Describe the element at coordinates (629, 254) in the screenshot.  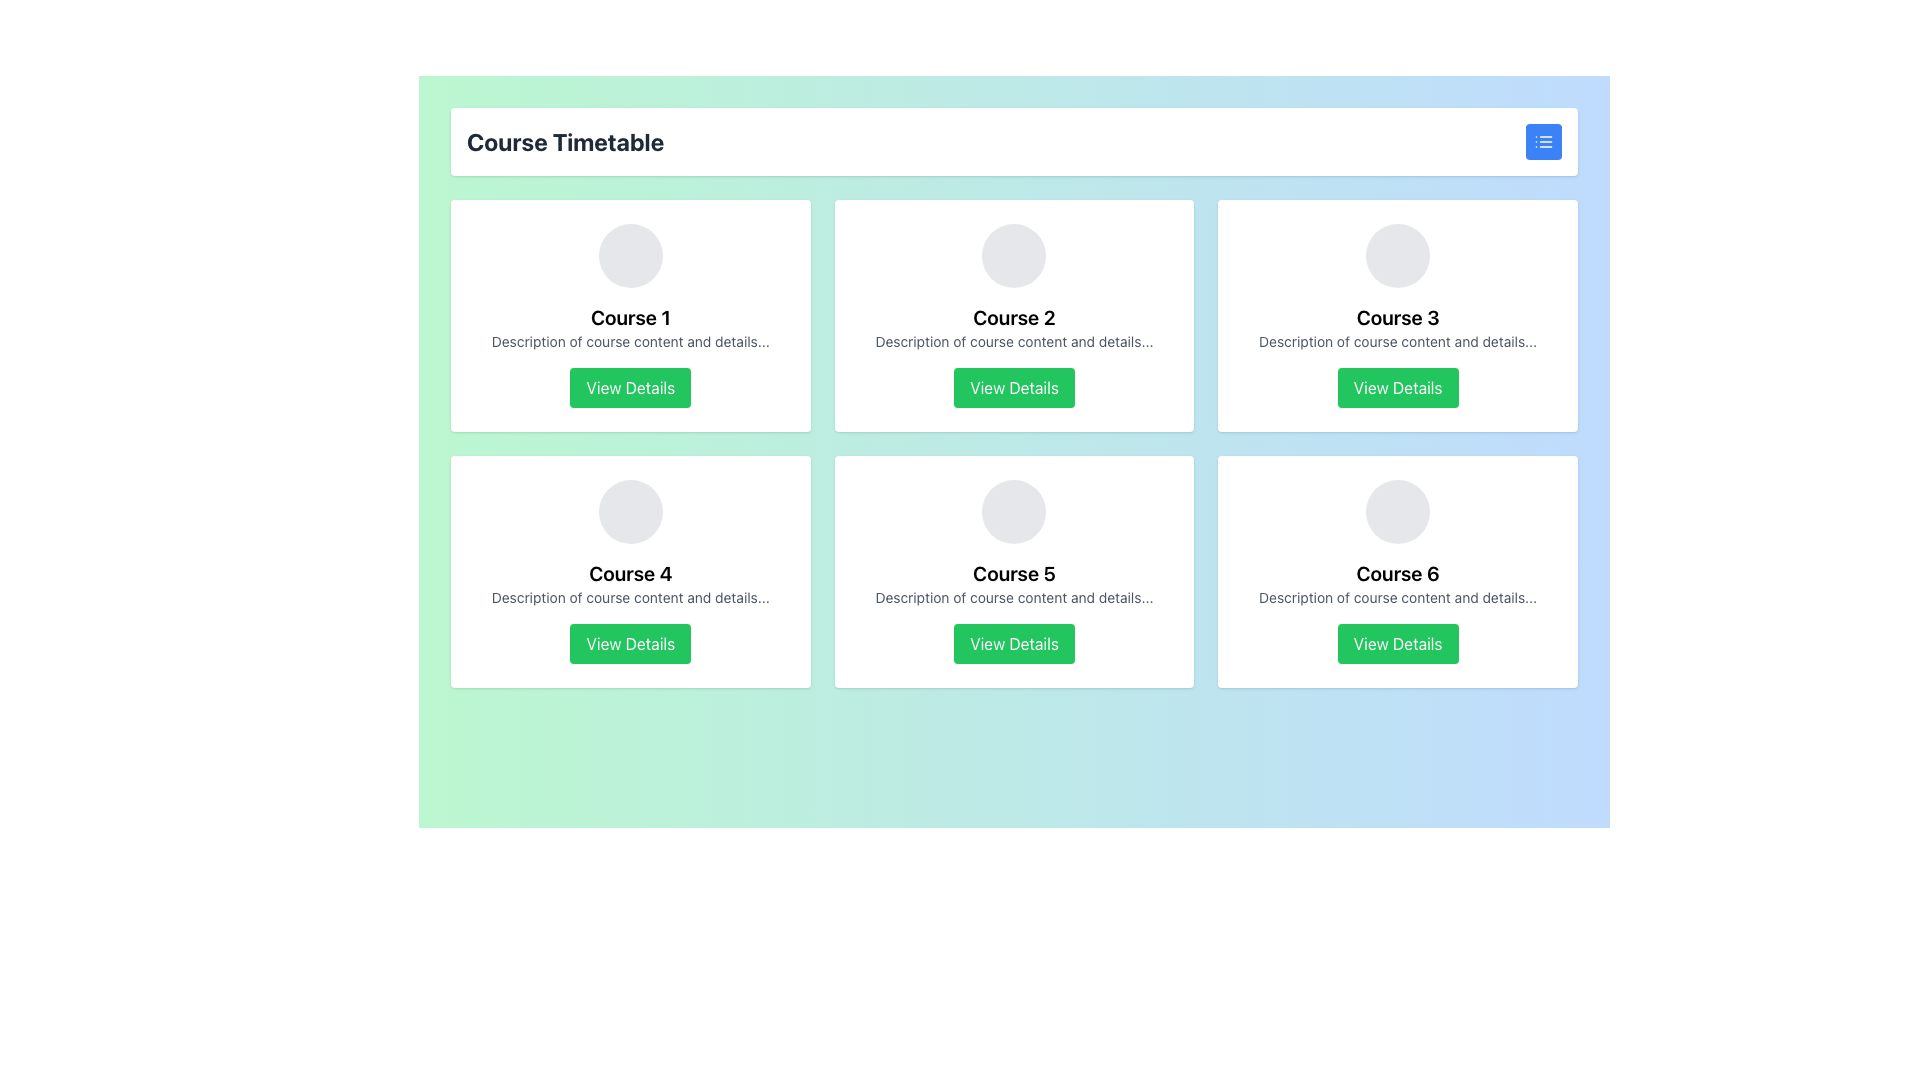
I see `the circular gray graphic placeholder located at the top center of the course information panel, above 'Course 1' and the 'View Details' button` at that location.